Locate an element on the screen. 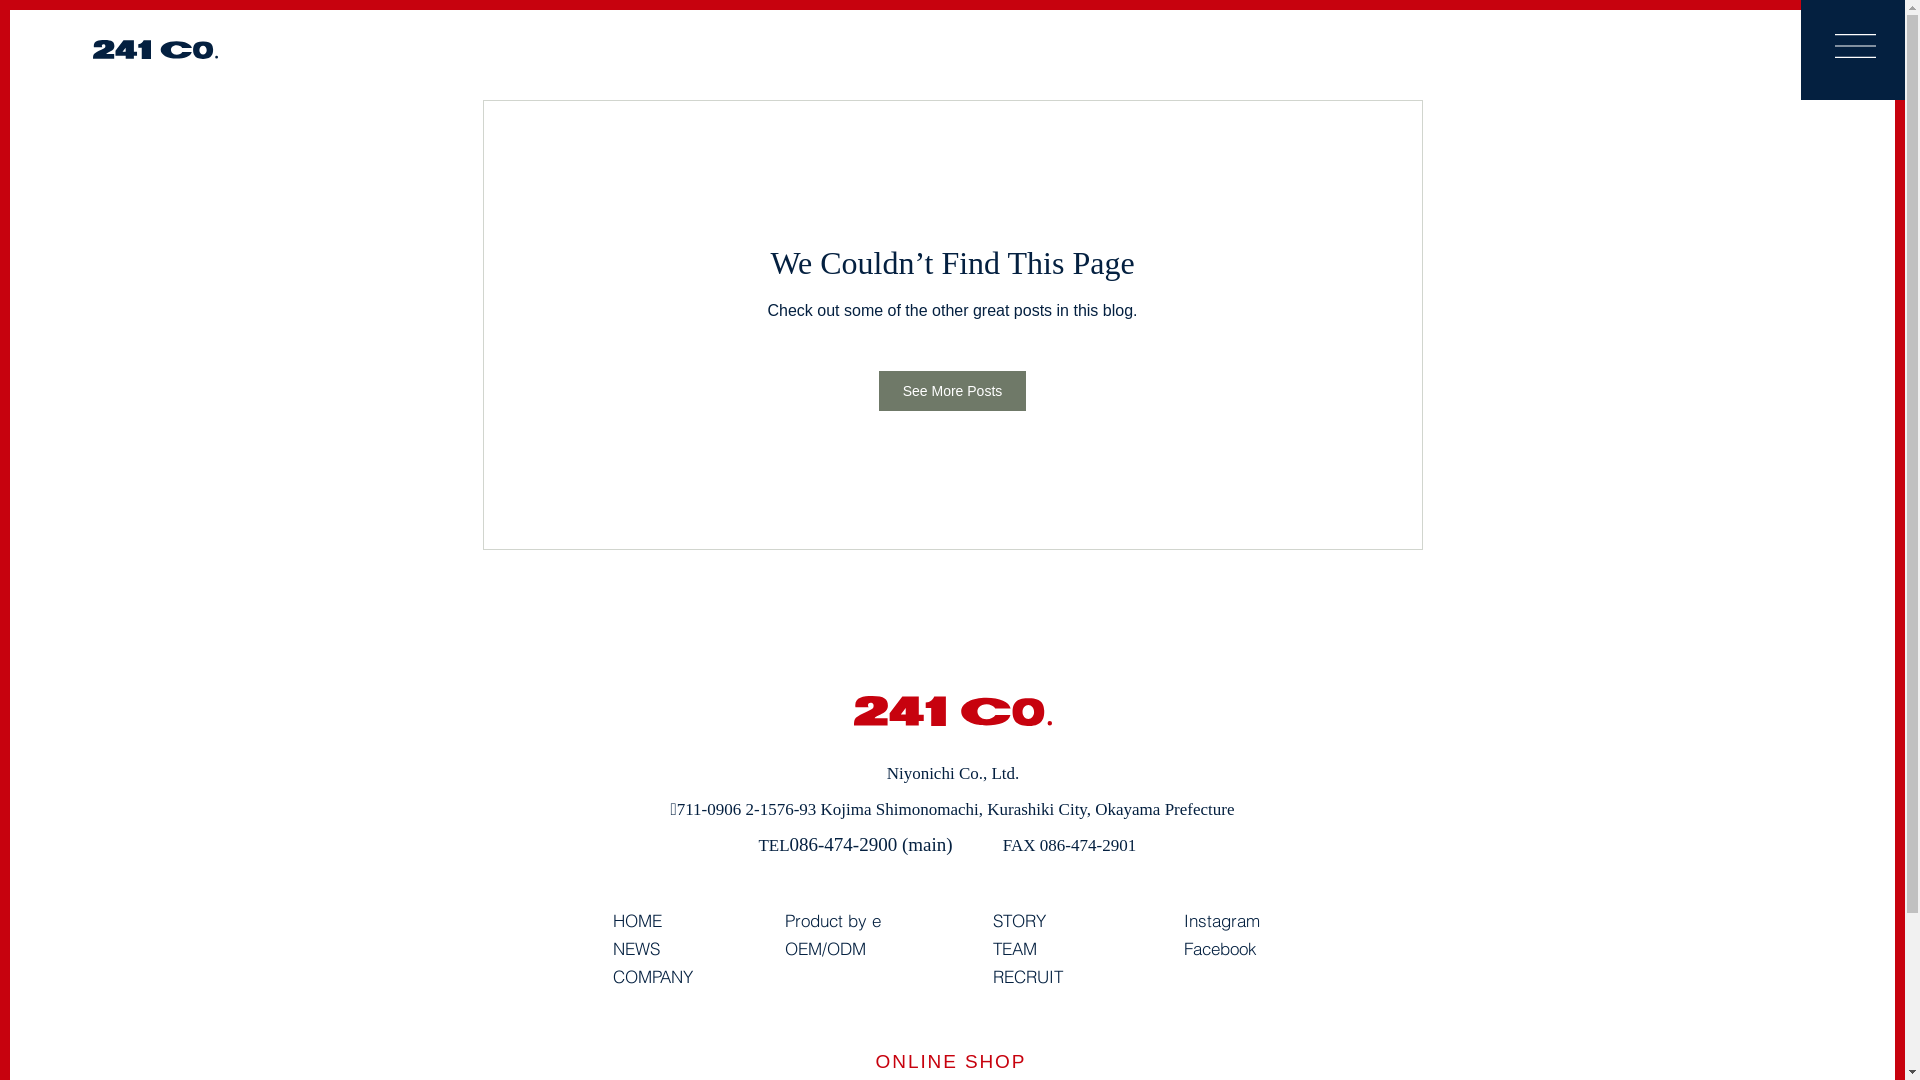 The width and height of the screenshot is (1920, 1080). 'COMPANY' is located at coordinates (610, 976).